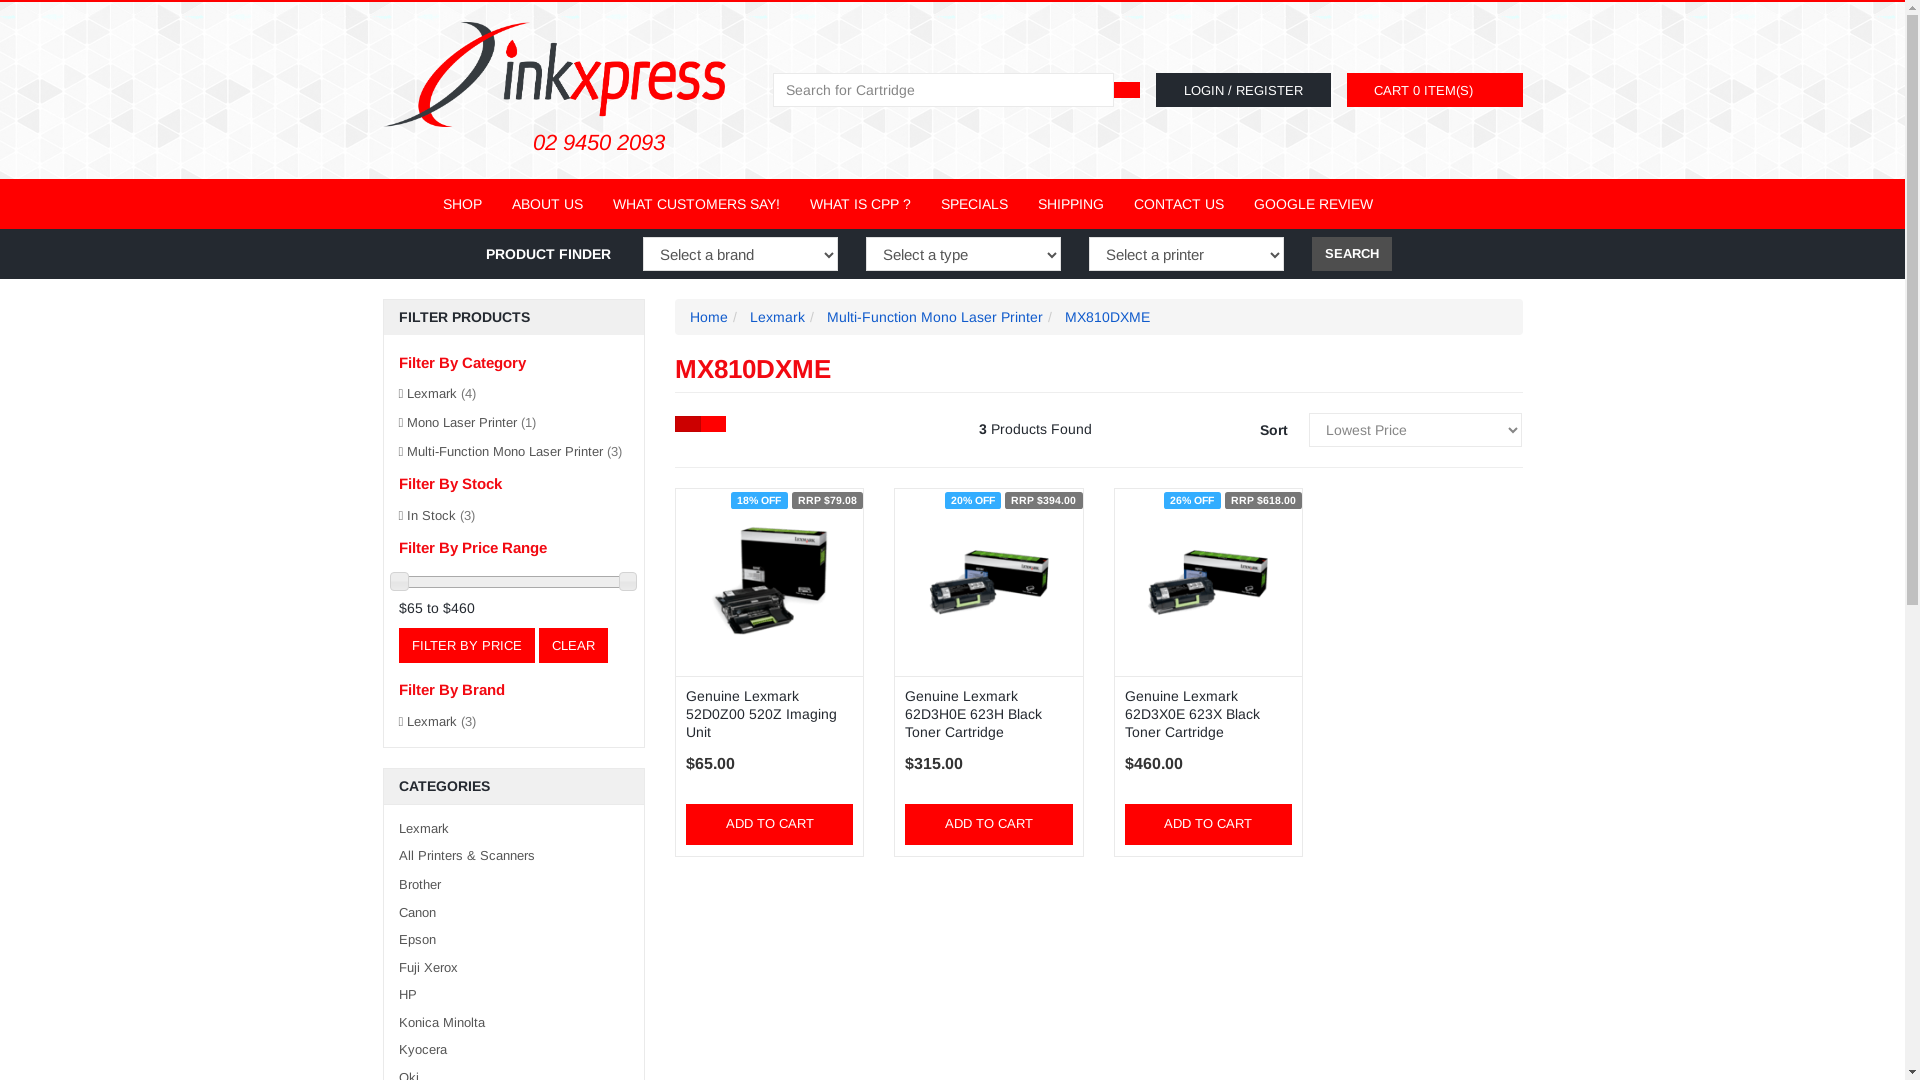 Image resolution: width=1920 pixels, height=1080 pixels. I want to click on 'Konica Minolta', so click(384, 1023).